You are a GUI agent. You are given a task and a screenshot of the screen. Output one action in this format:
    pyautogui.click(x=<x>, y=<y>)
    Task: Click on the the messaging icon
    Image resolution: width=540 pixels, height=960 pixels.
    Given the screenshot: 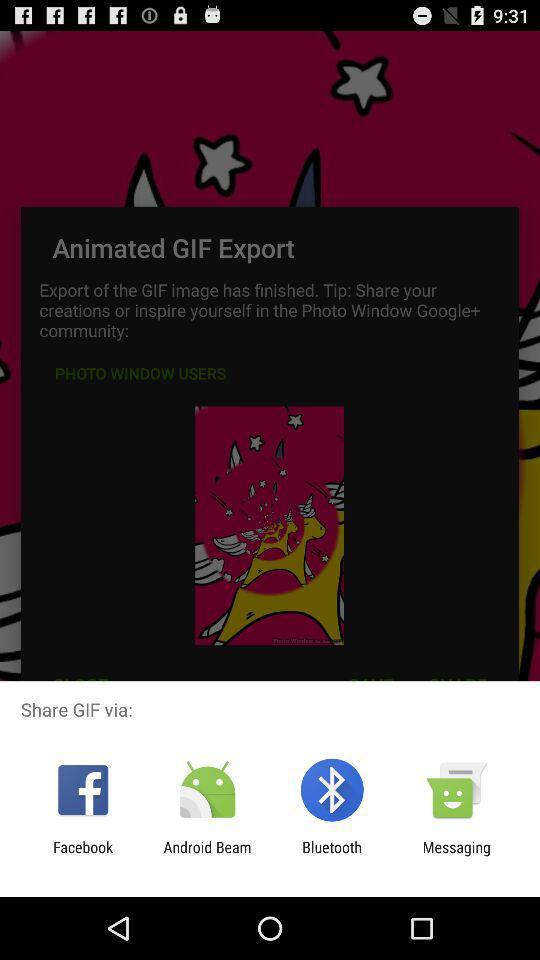 What is the action you would take?
    pyautogui.click(x=456, y=855)
    